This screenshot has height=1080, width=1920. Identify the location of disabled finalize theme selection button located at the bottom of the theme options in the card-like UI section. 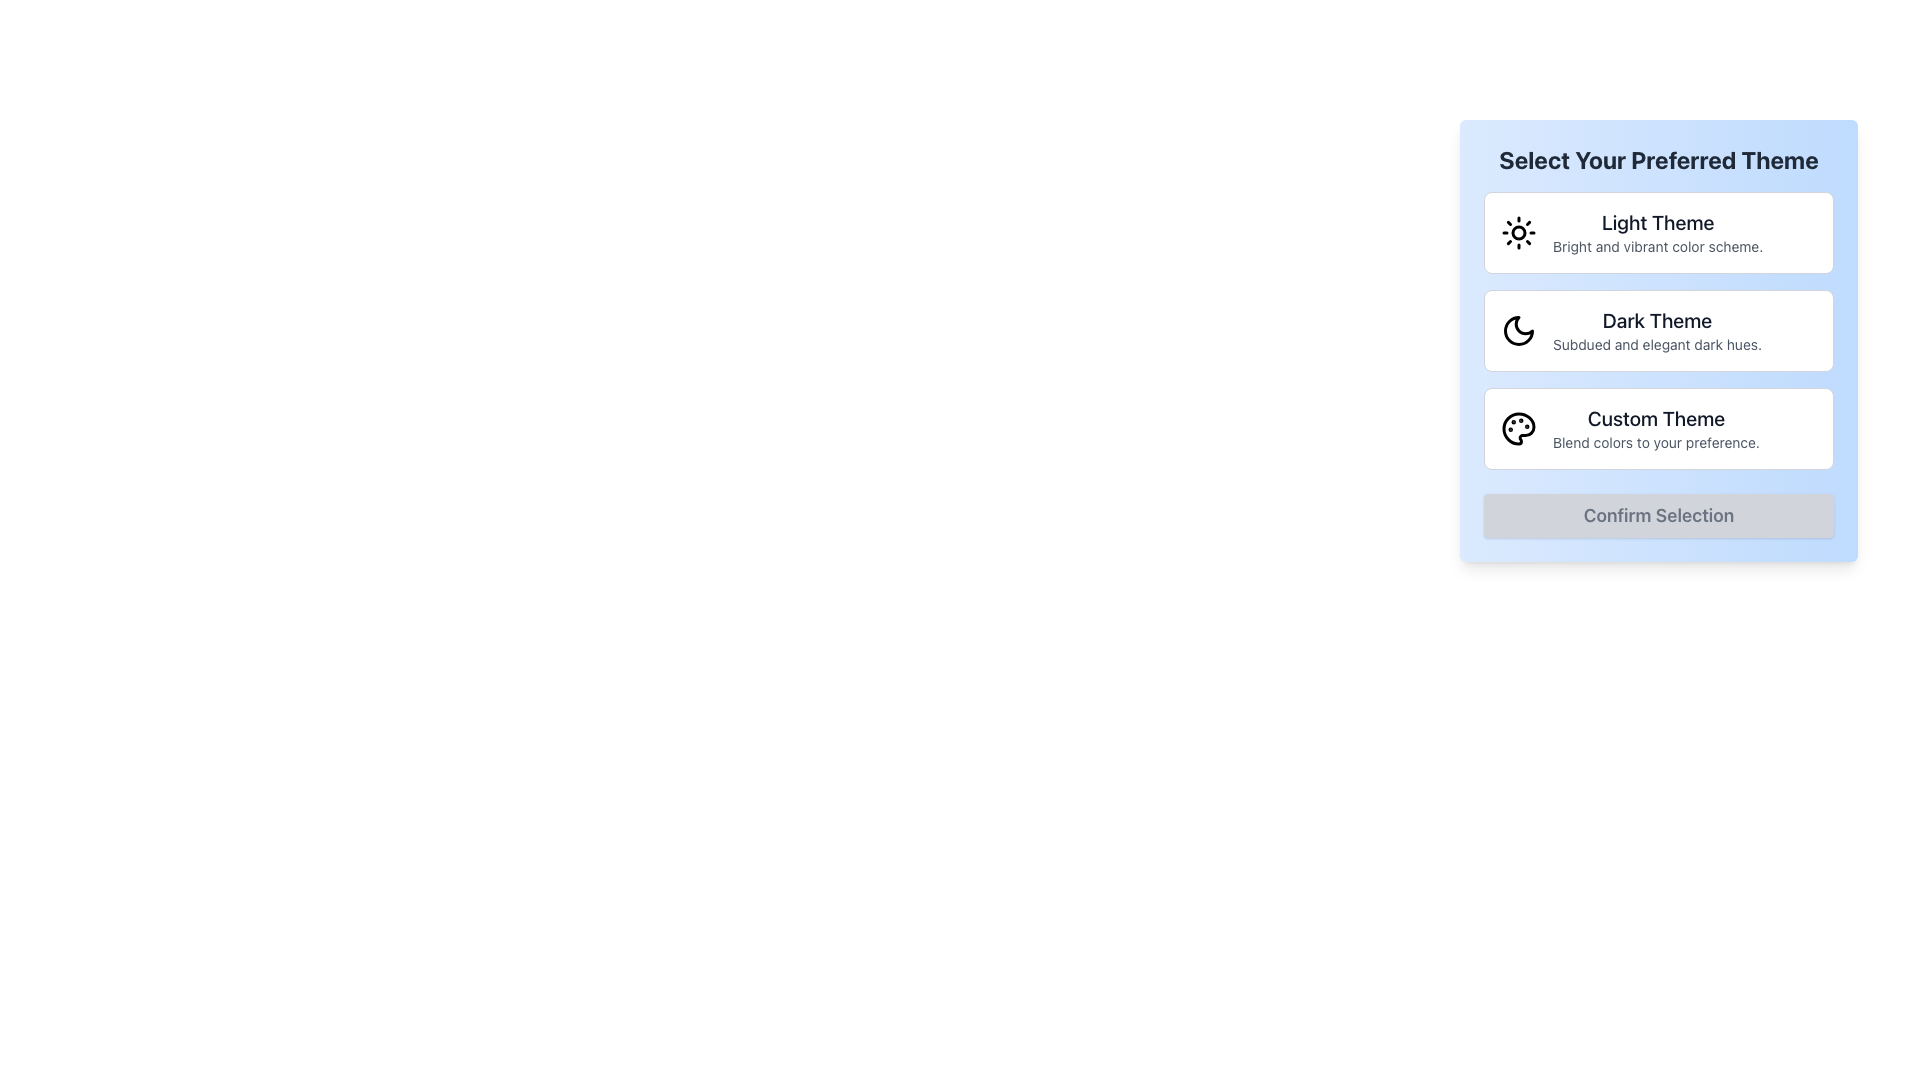
(1659, 515).